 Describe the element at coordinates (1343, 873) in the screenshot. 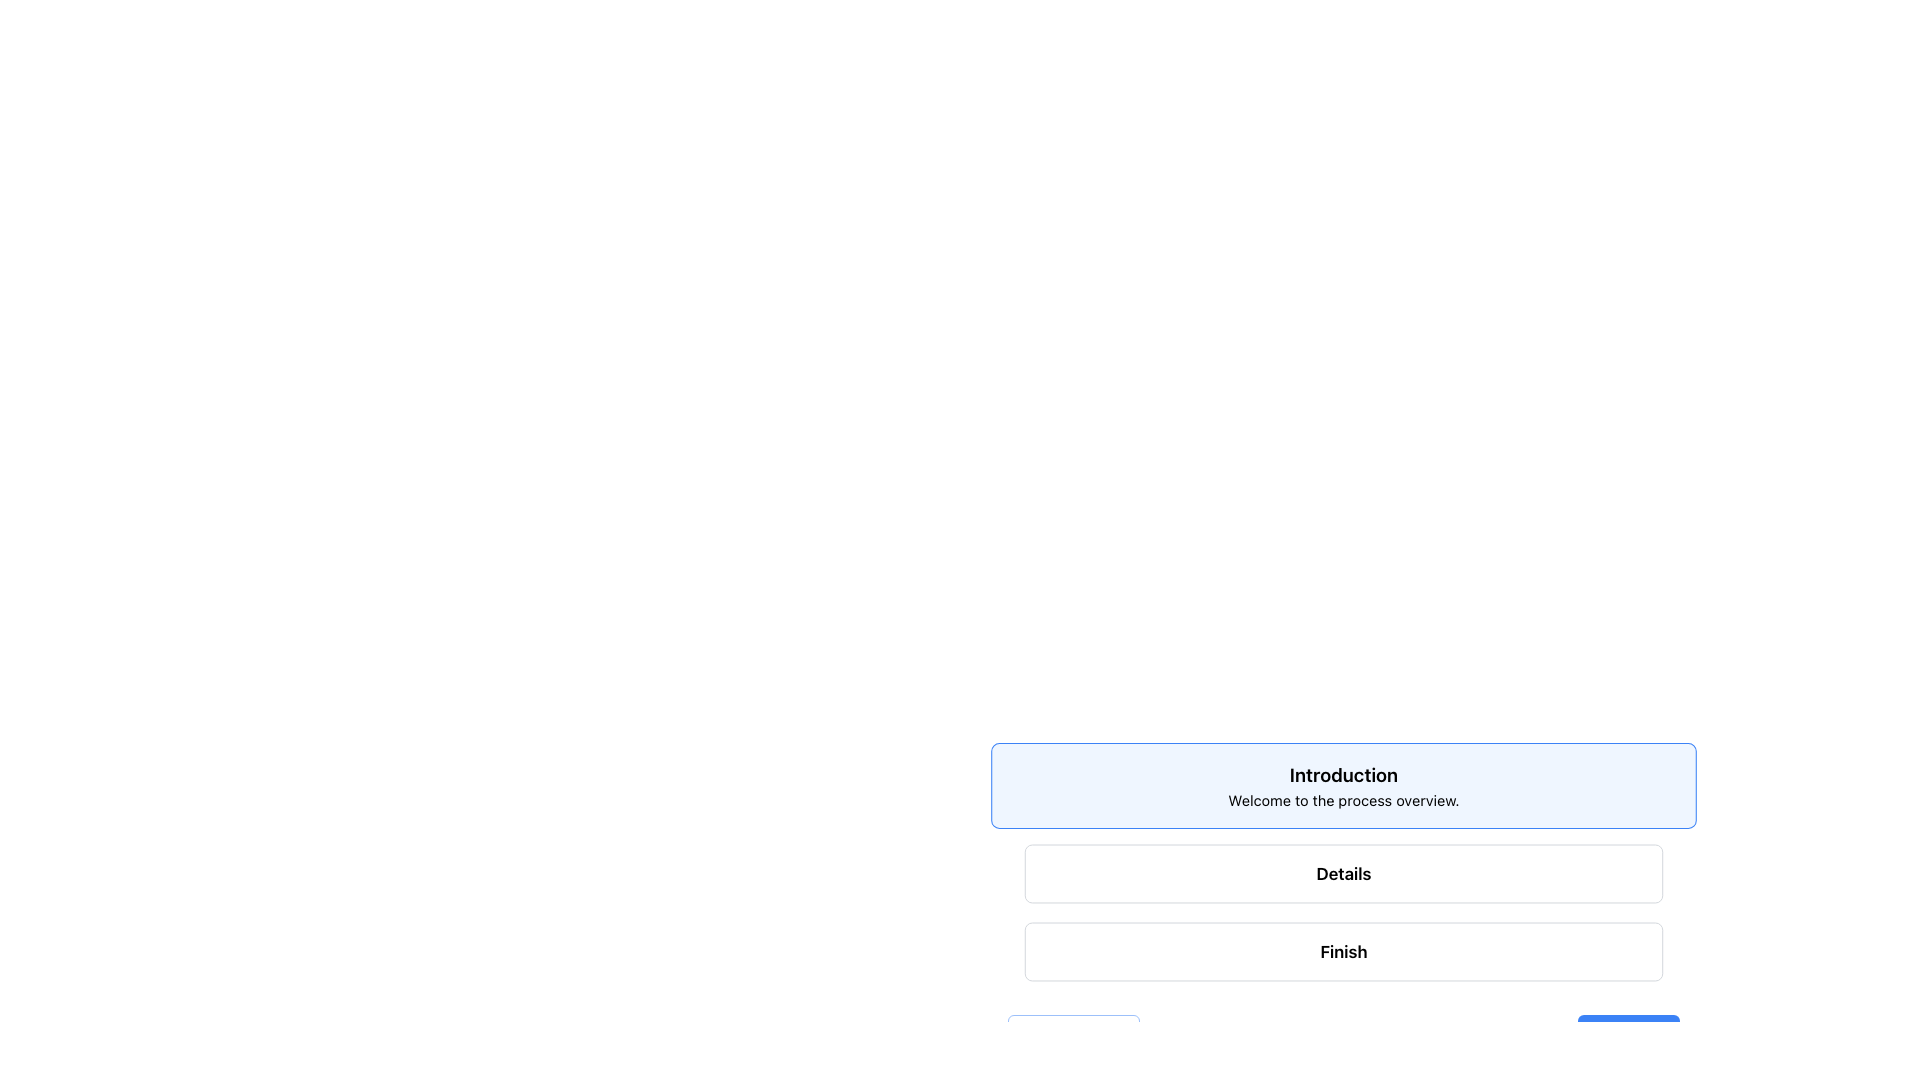

I see `the 'Details' text label, which is a bold, large font component centered in a white box with rounded corners and a light gray border` at that location.